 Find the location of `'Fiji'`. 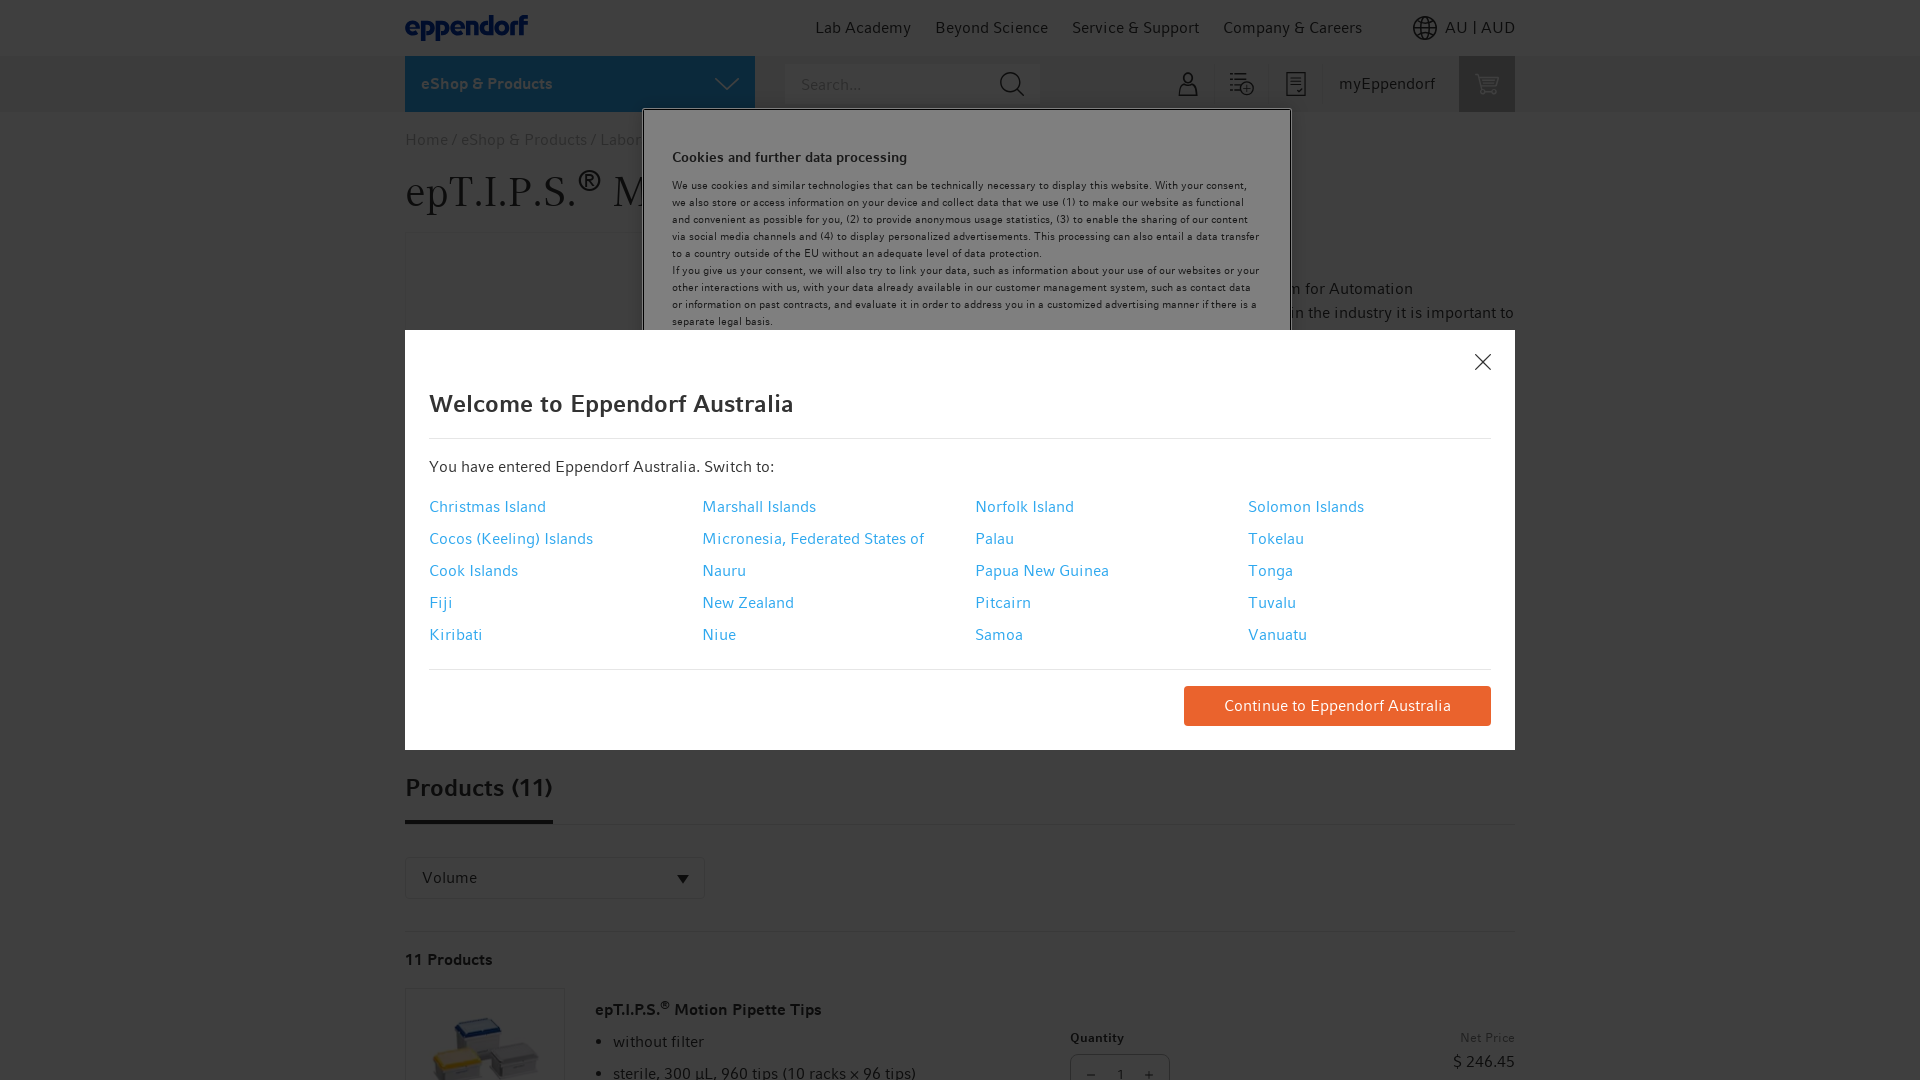

'Fiji' is located at coordinates (427, 601).